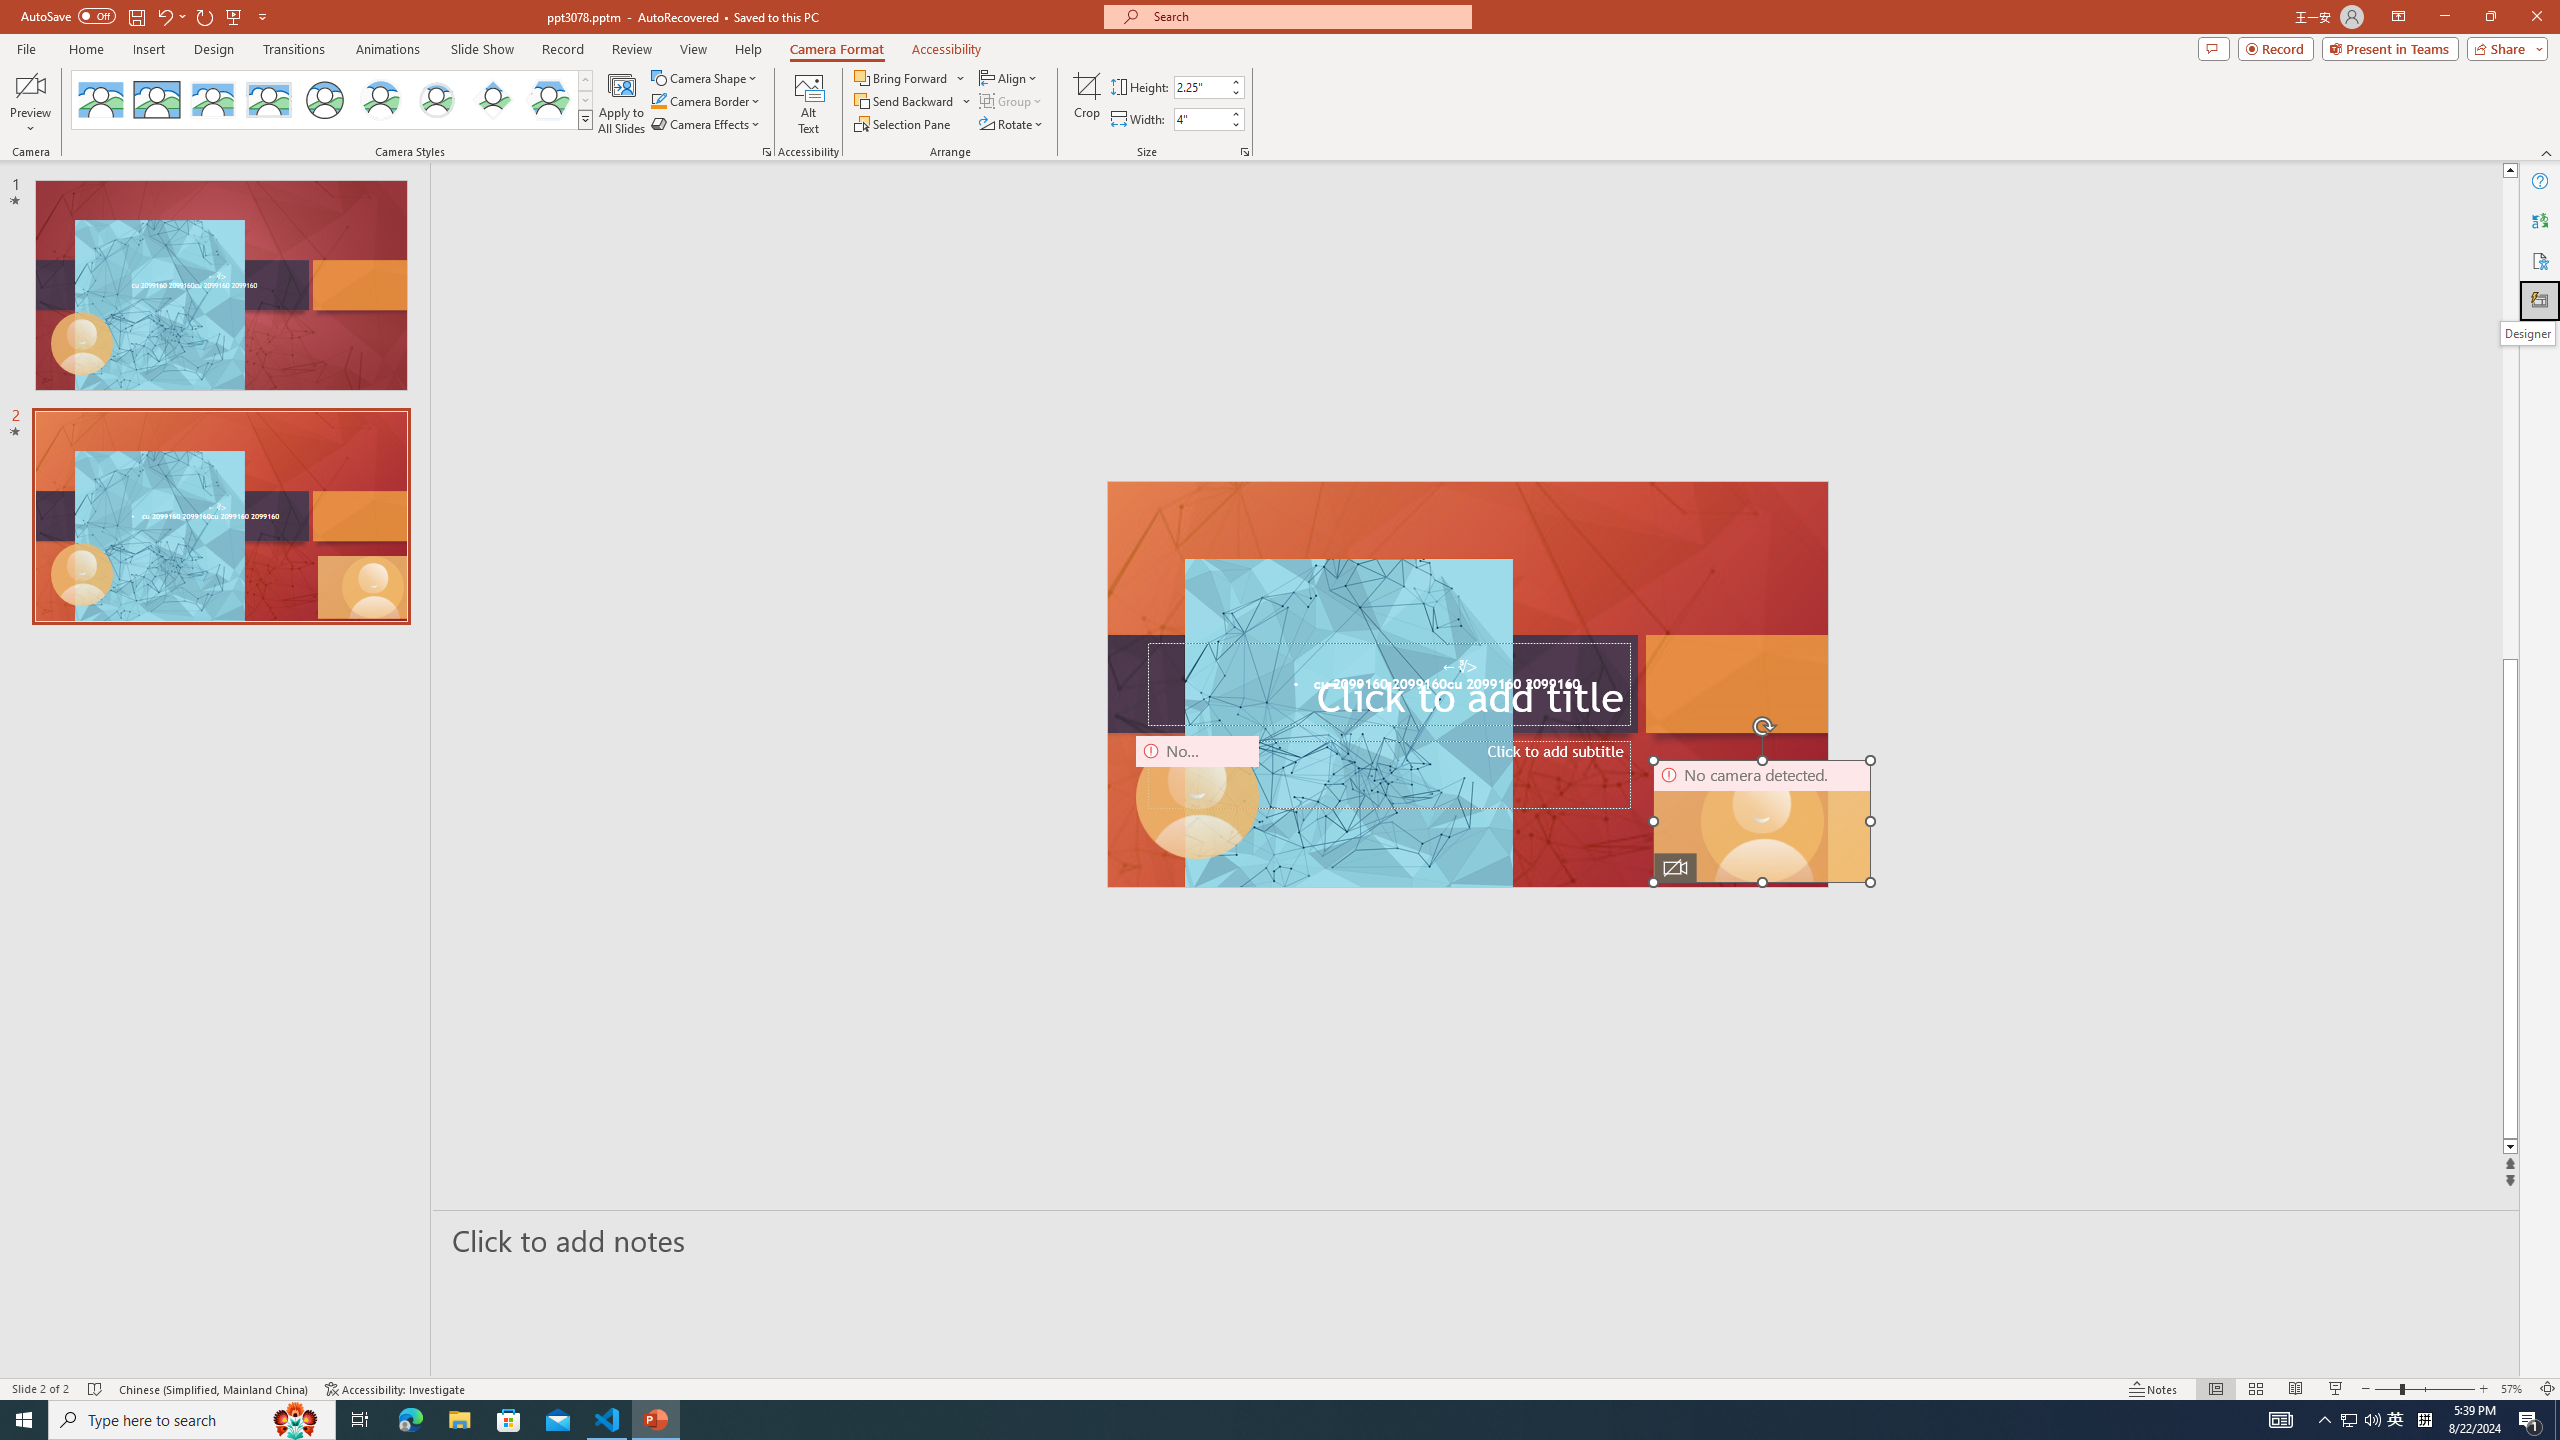  I want to click on 'Cameo Width', so click(1199, 118).